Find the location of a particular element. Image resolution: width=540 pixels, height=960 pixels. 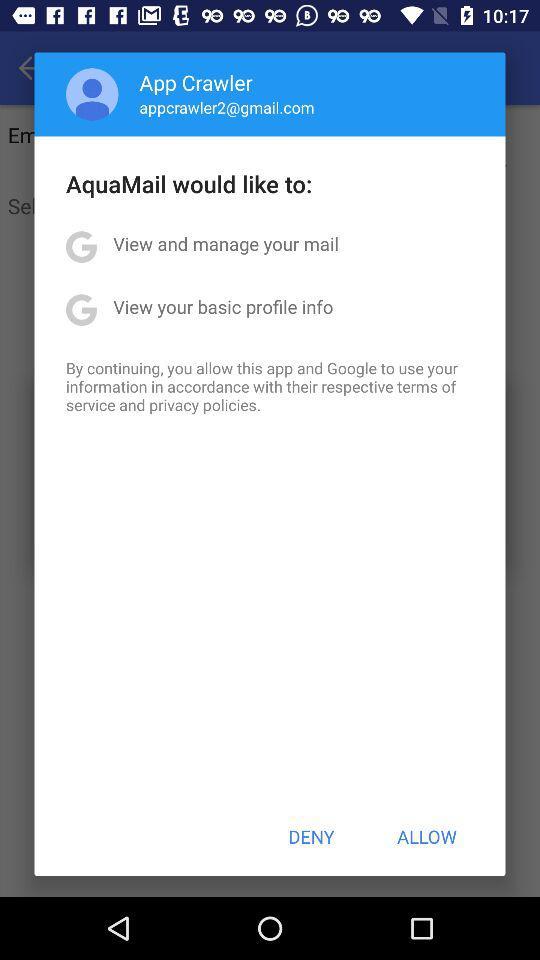

icon above aquamail would like item is located at coordinates (226, 107).